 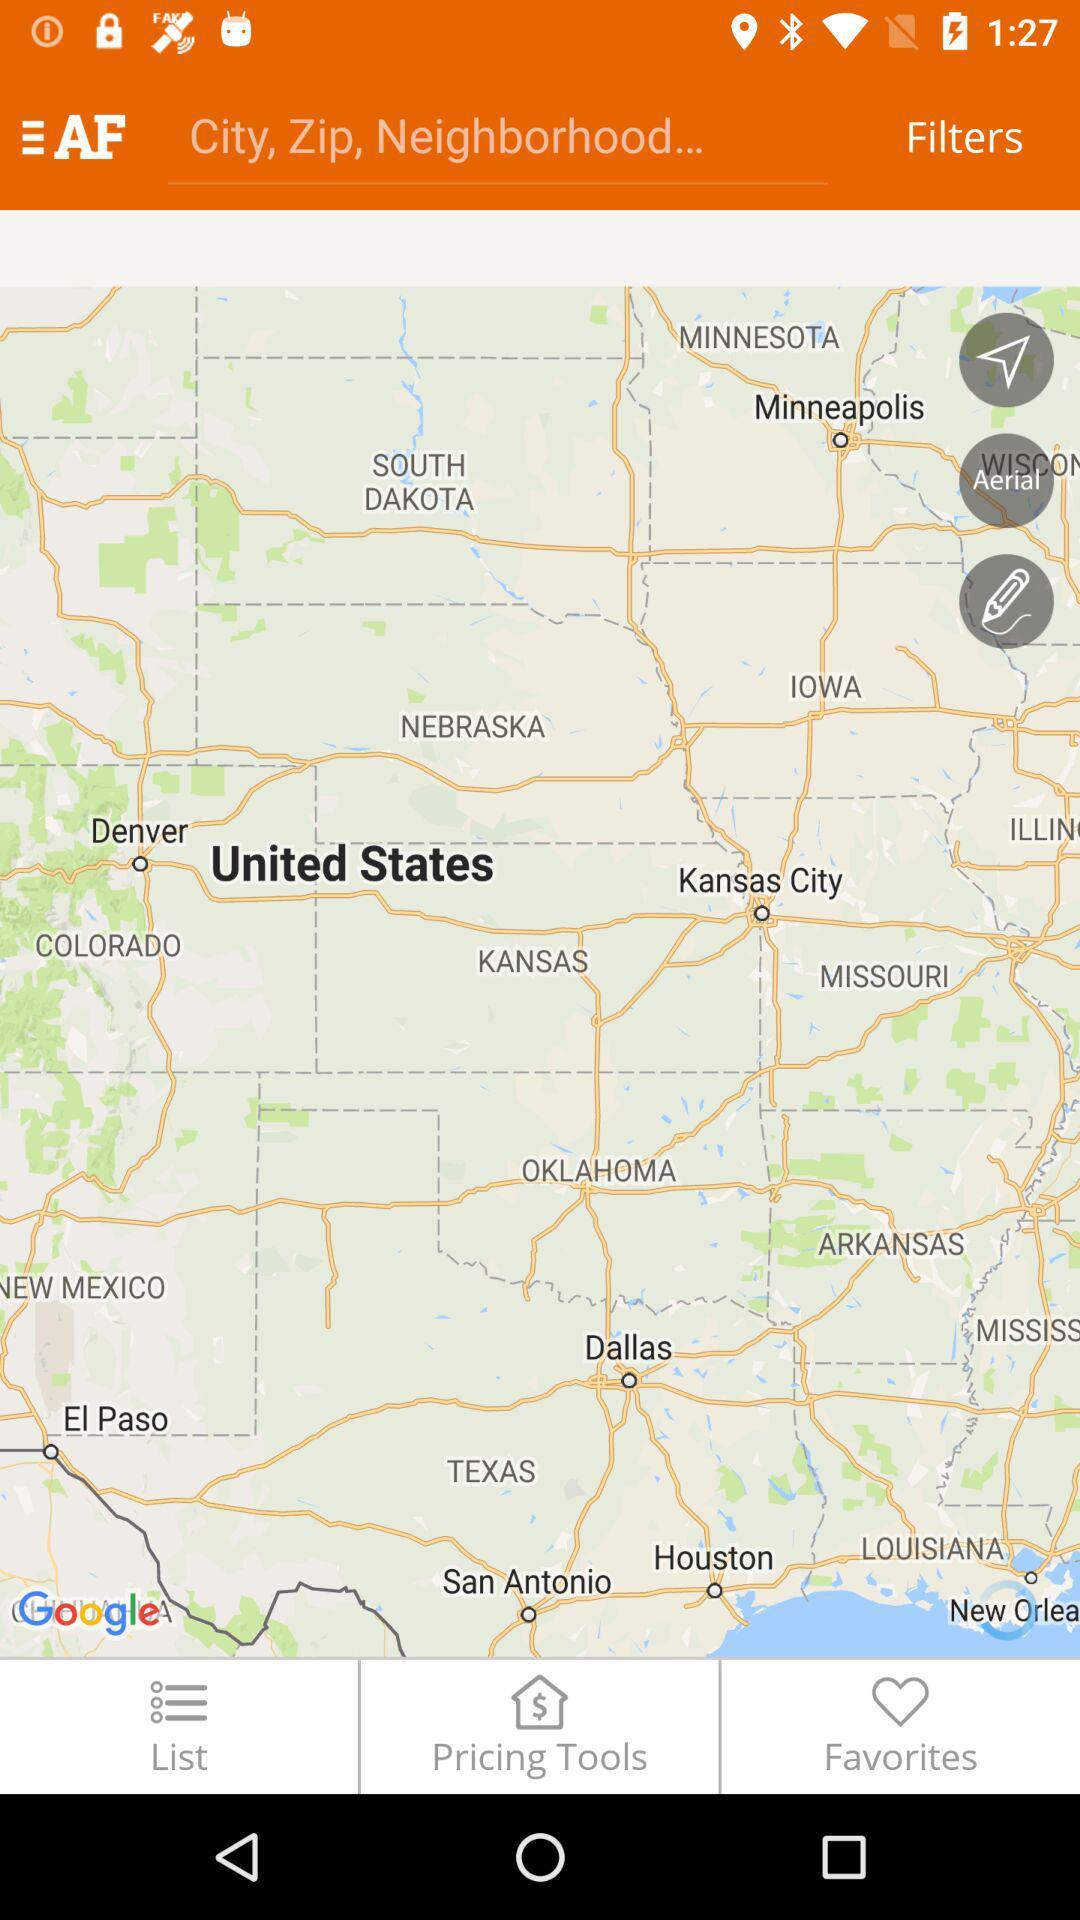 What do you see at coordinates (1006, 480) in the screenshot?
I see `aerial view of the map` at bounding box center [1006, 480].